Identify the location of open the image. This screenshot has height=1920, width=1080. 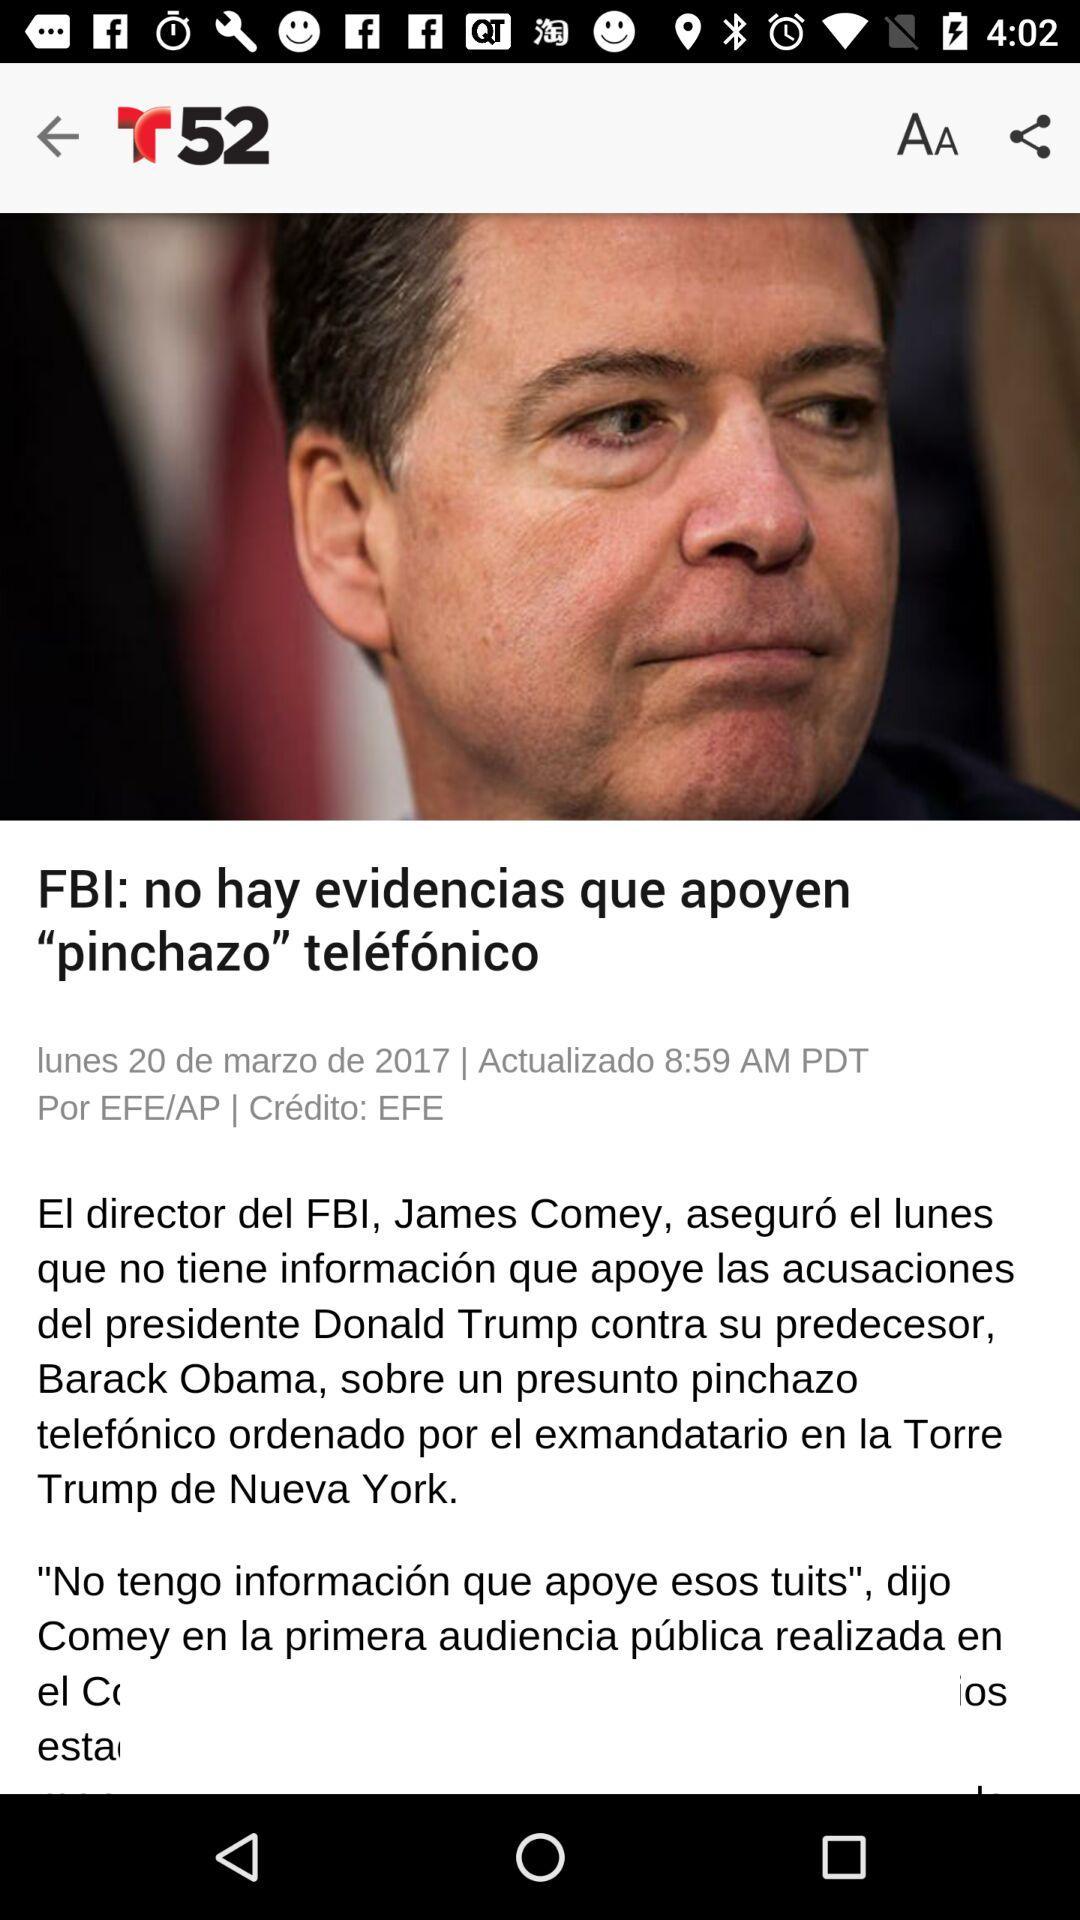
(540, 516).